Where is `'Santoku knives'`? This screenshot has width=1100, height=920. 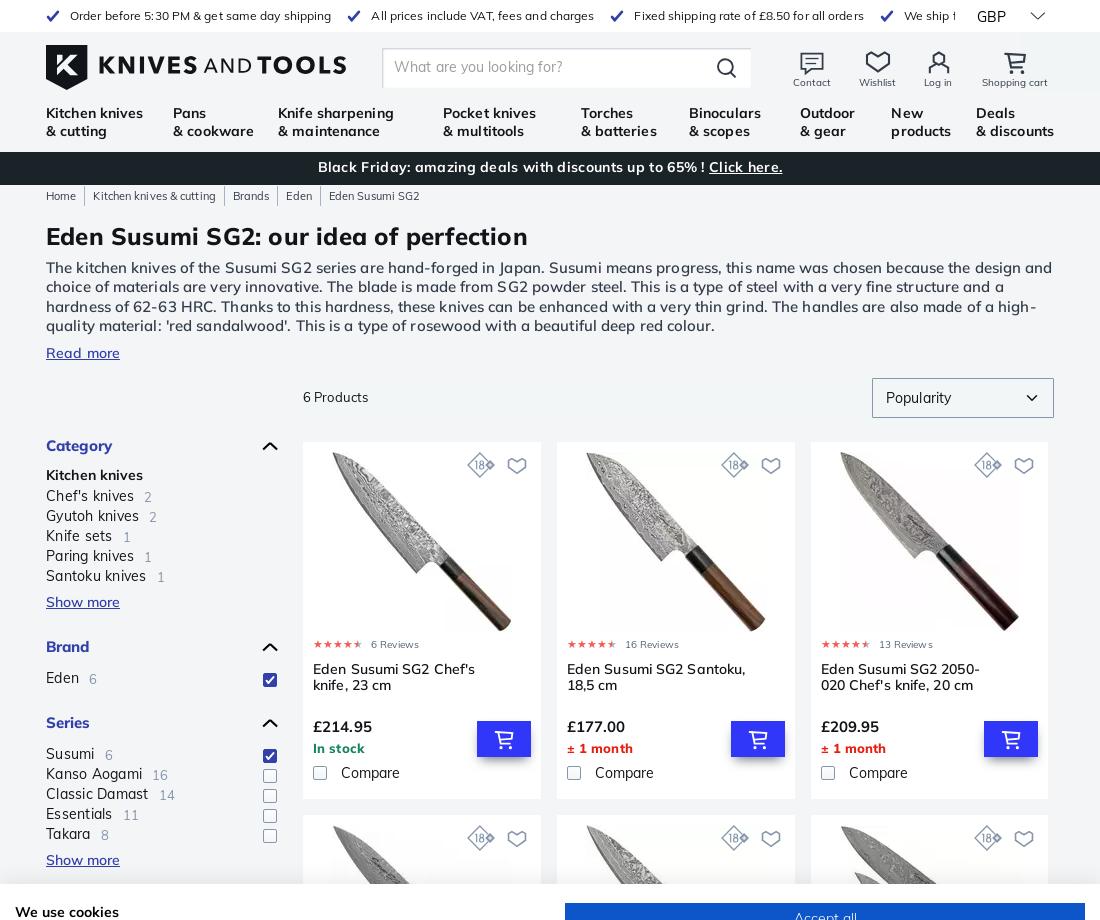 'Santoku knives' is located at coordinates (96, 575).